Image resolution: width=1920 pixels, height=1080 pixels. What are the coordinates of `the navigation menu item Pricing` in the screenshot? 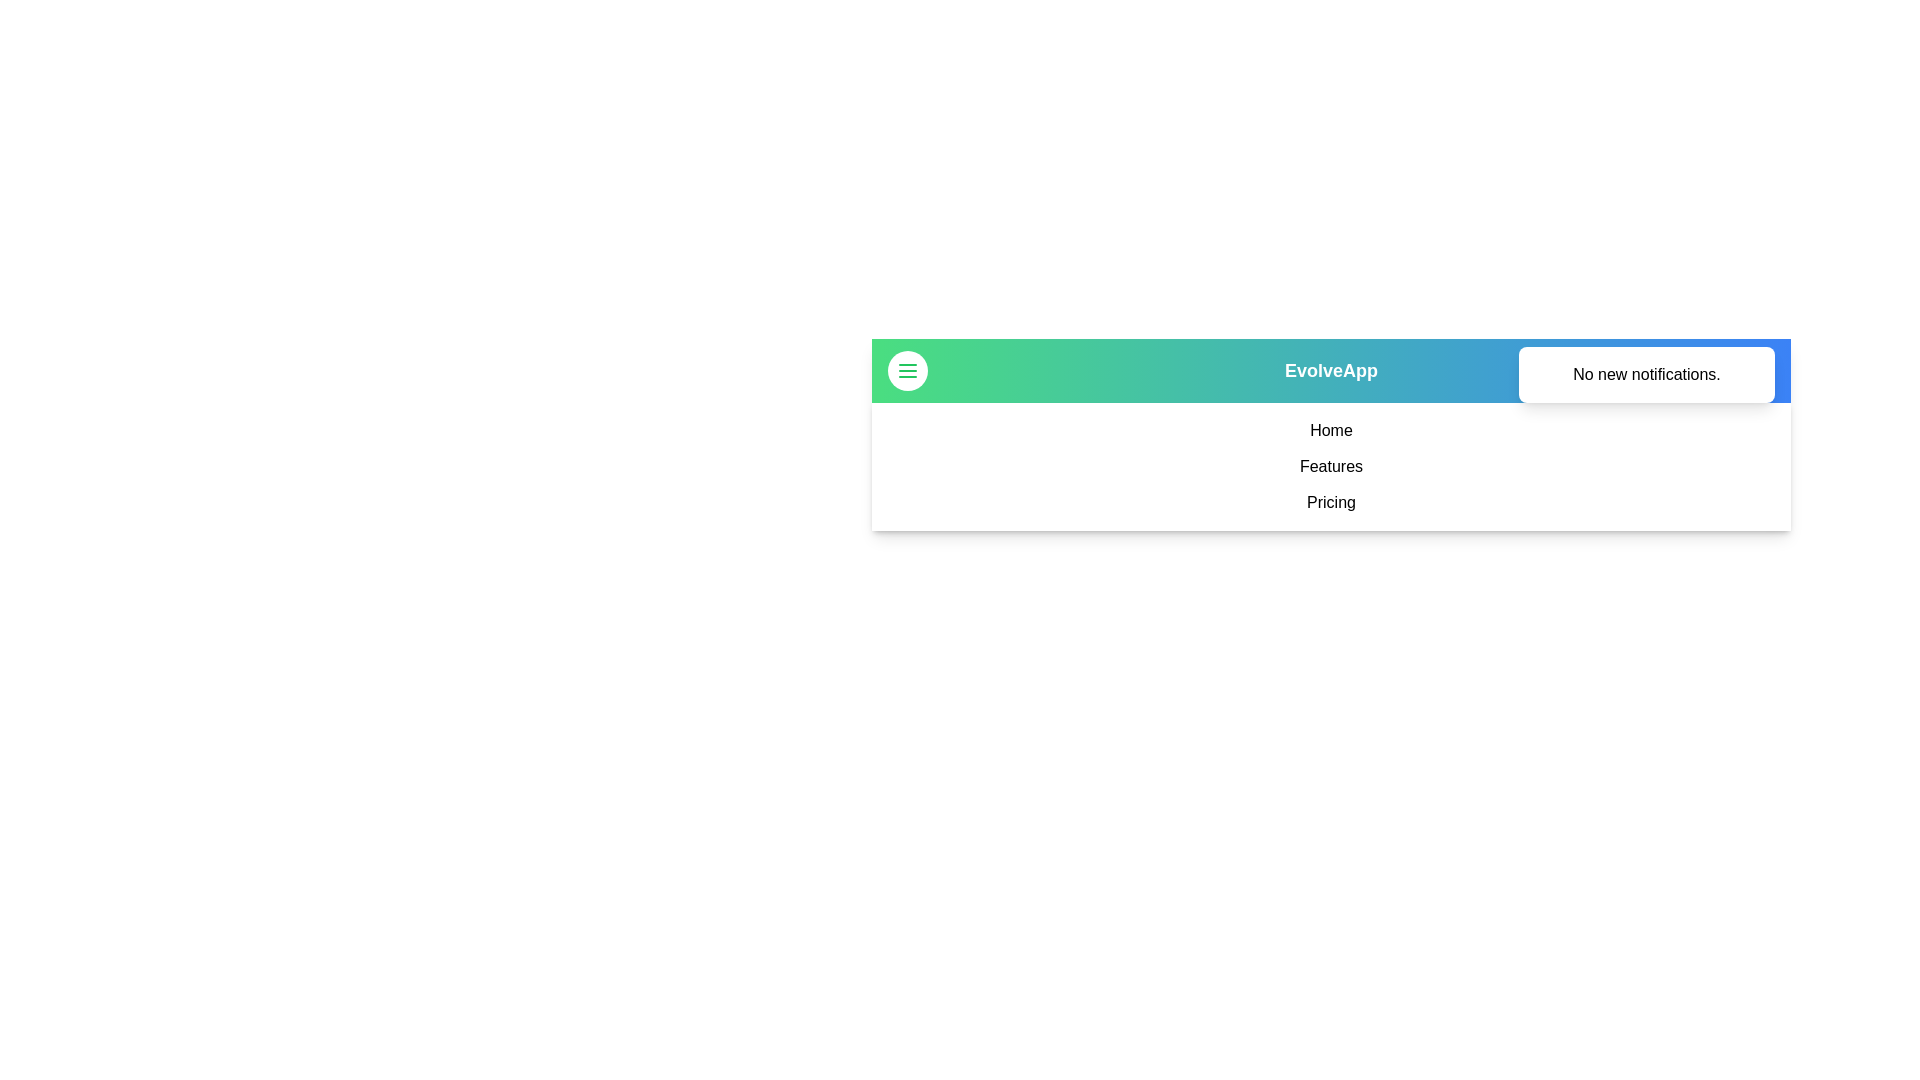 It's located at (1331, 501).